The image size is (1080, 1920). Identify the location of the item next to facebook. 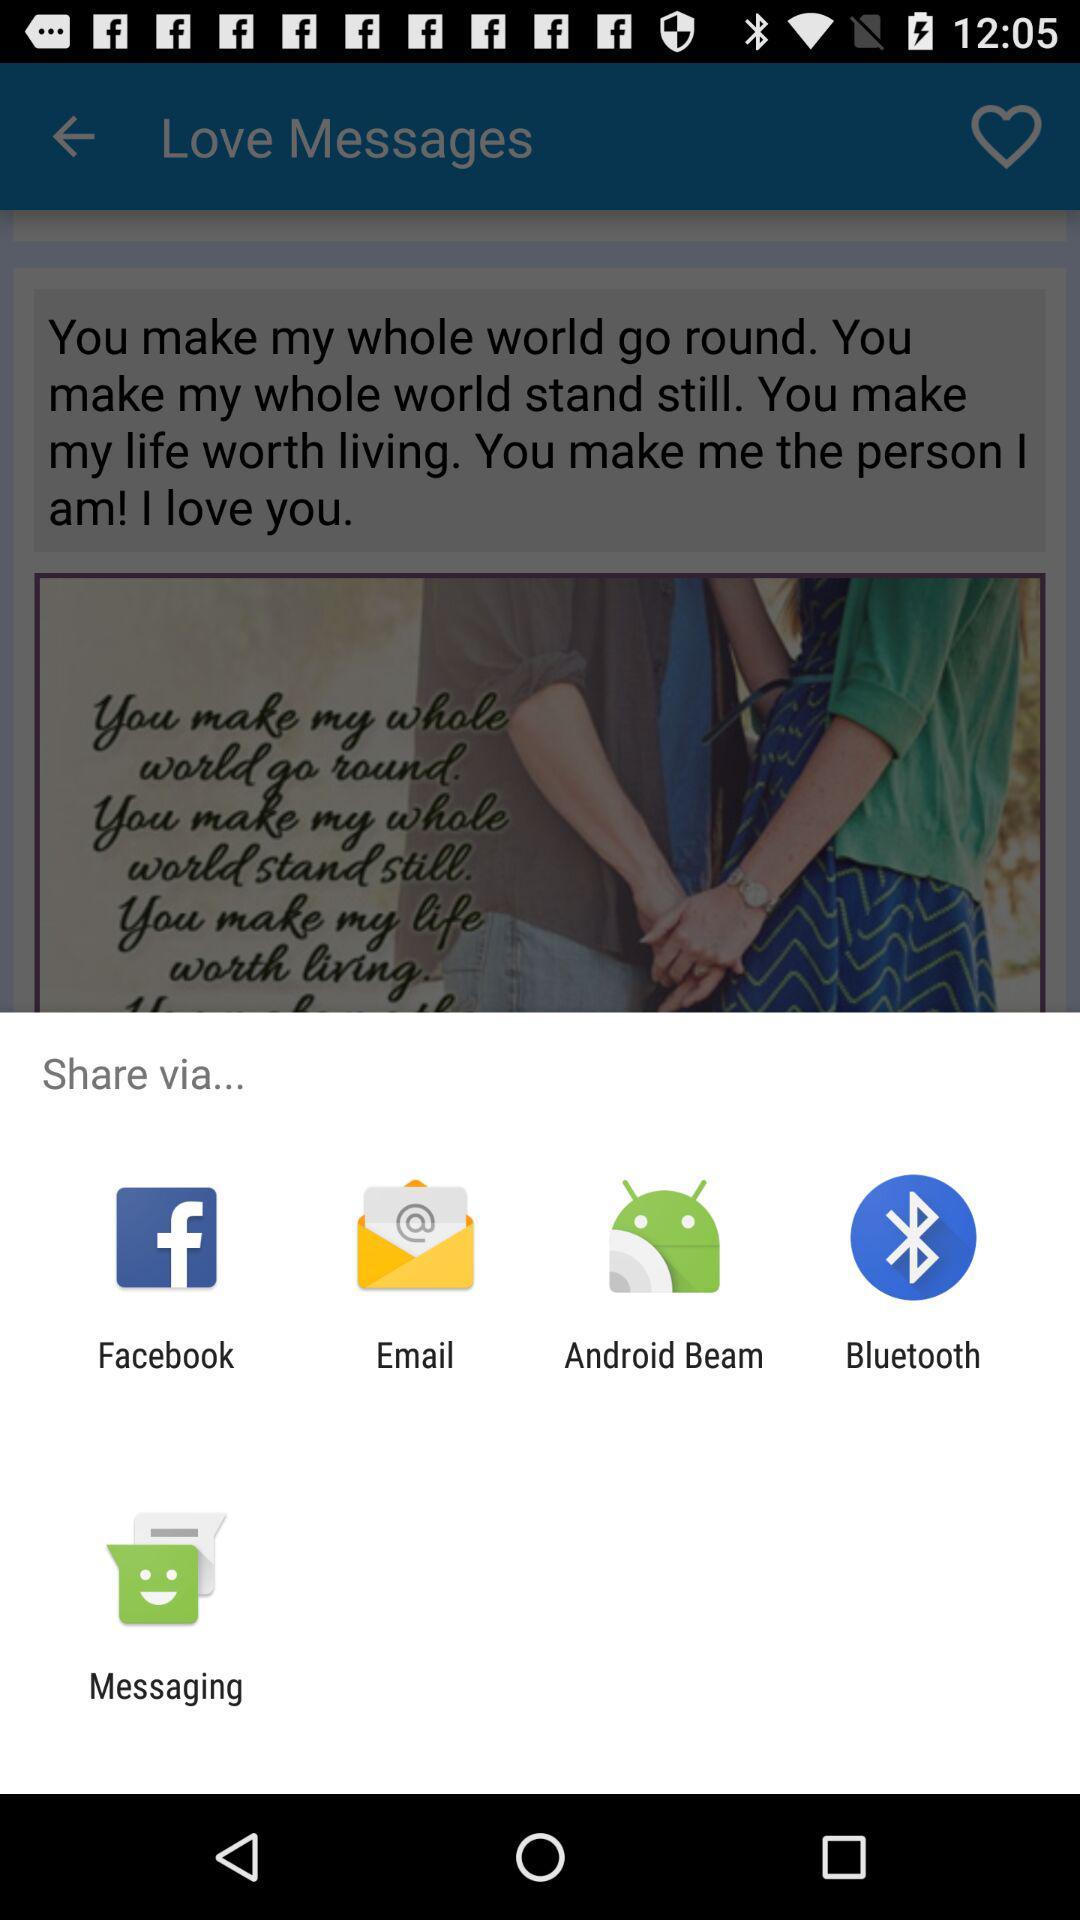
(414, 1374).